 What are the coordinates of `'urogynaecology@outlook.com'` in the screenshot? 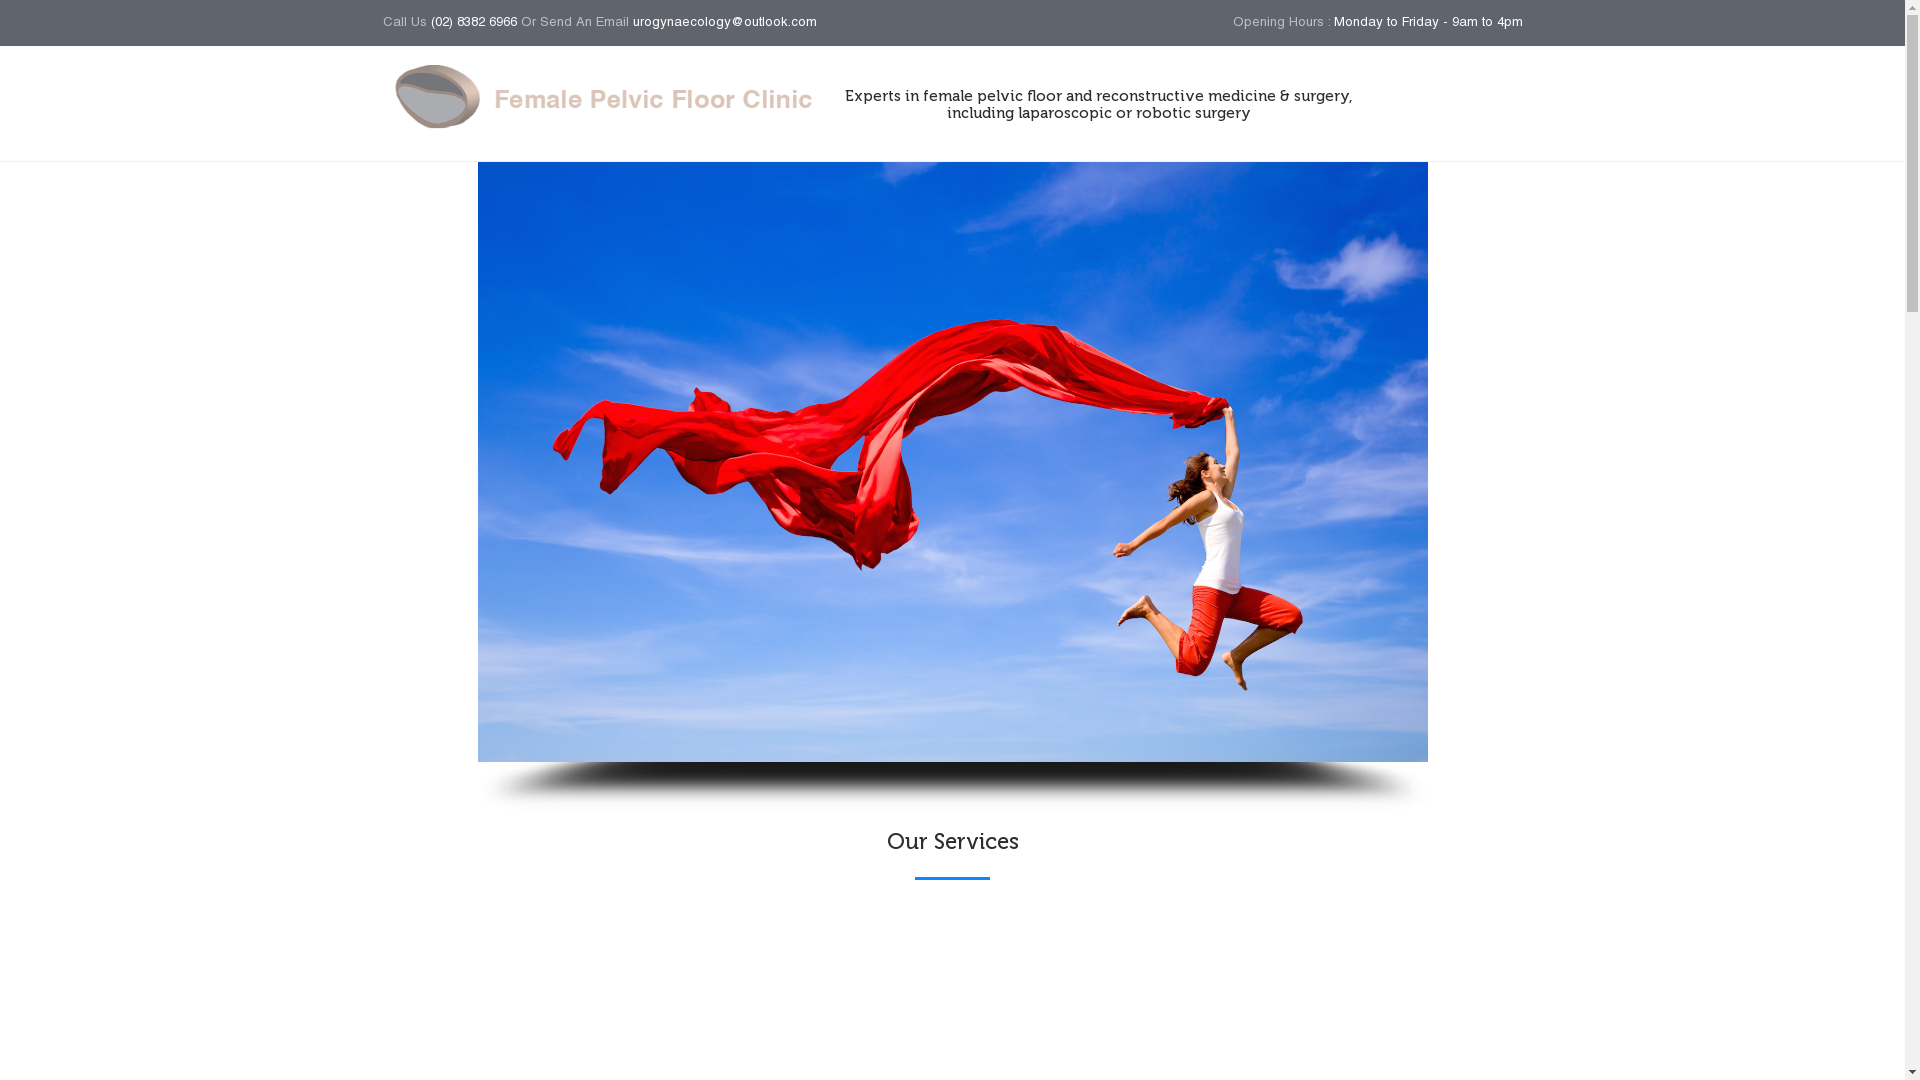 It's located at (723, 23).